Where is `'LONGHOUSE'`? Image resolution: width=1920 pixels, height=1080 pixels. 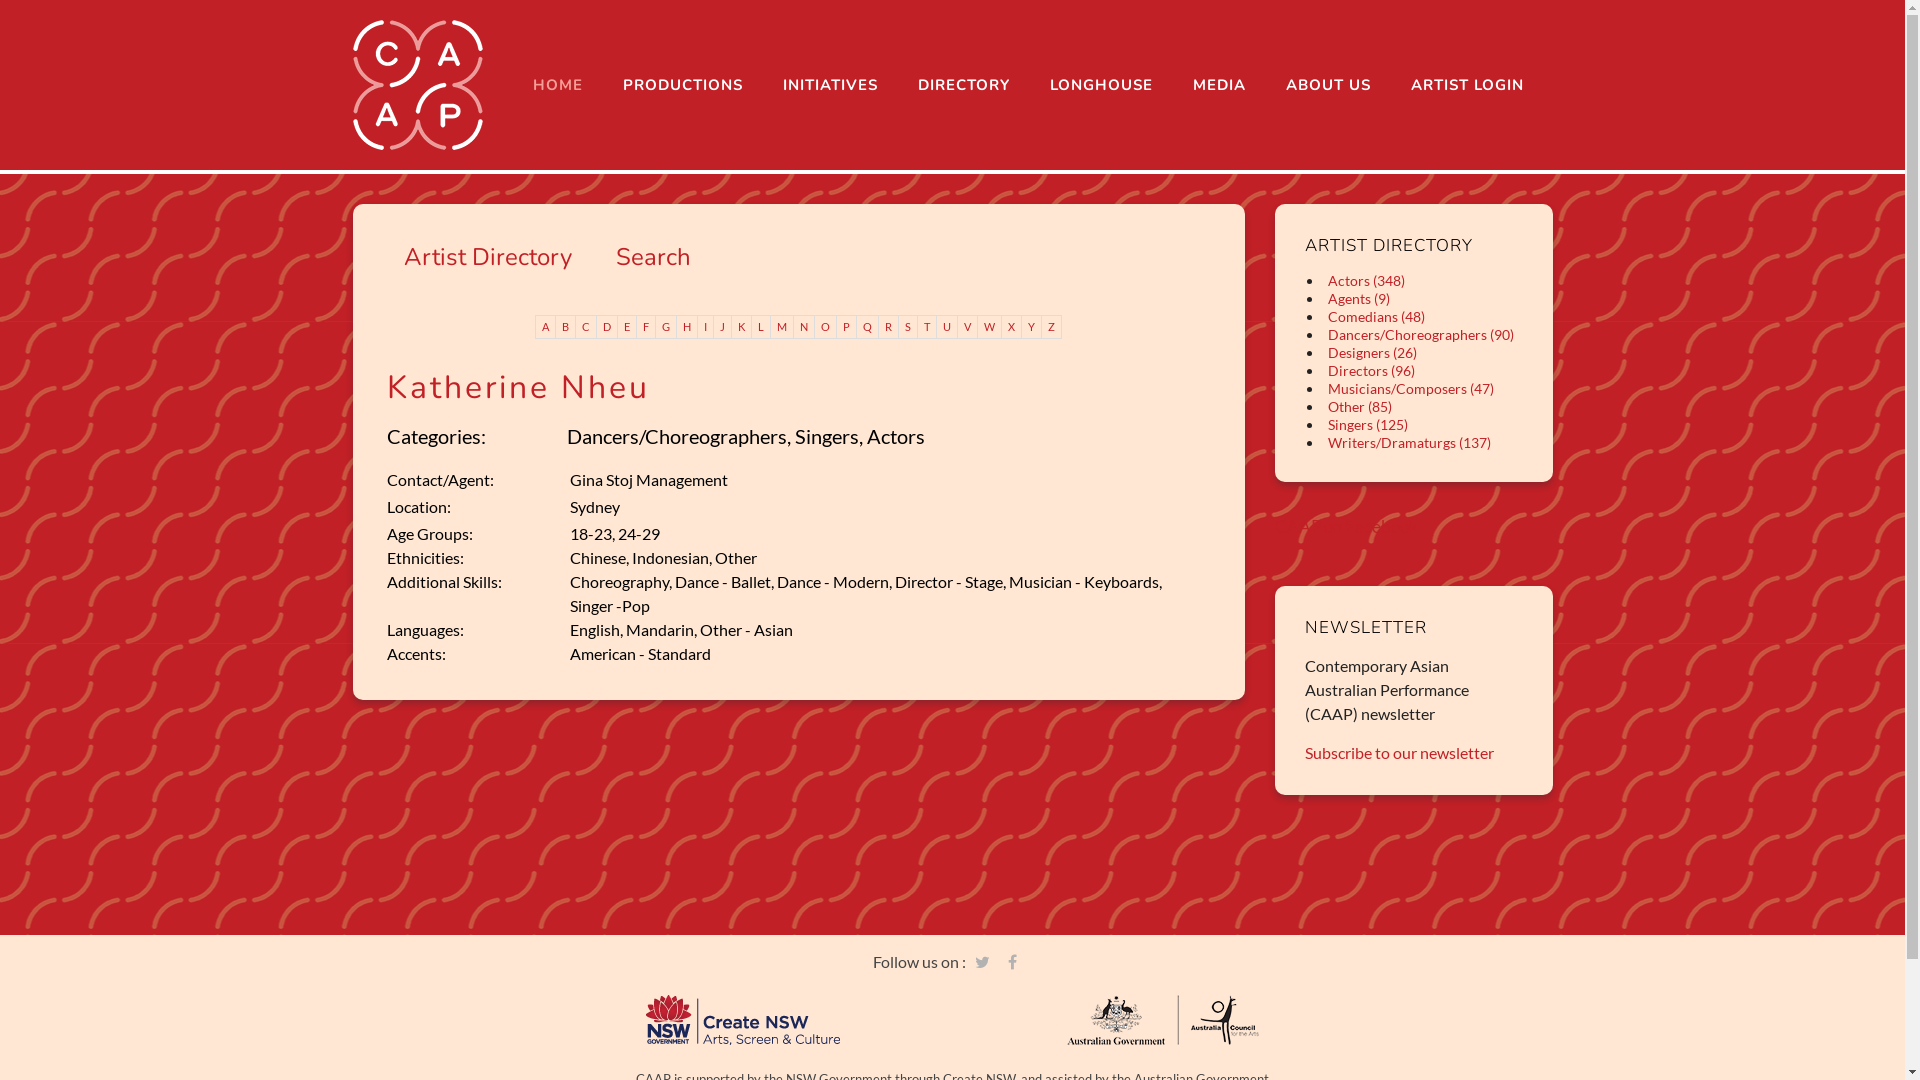
'LONGHOUSE' is located at coordinates (1100, 83).